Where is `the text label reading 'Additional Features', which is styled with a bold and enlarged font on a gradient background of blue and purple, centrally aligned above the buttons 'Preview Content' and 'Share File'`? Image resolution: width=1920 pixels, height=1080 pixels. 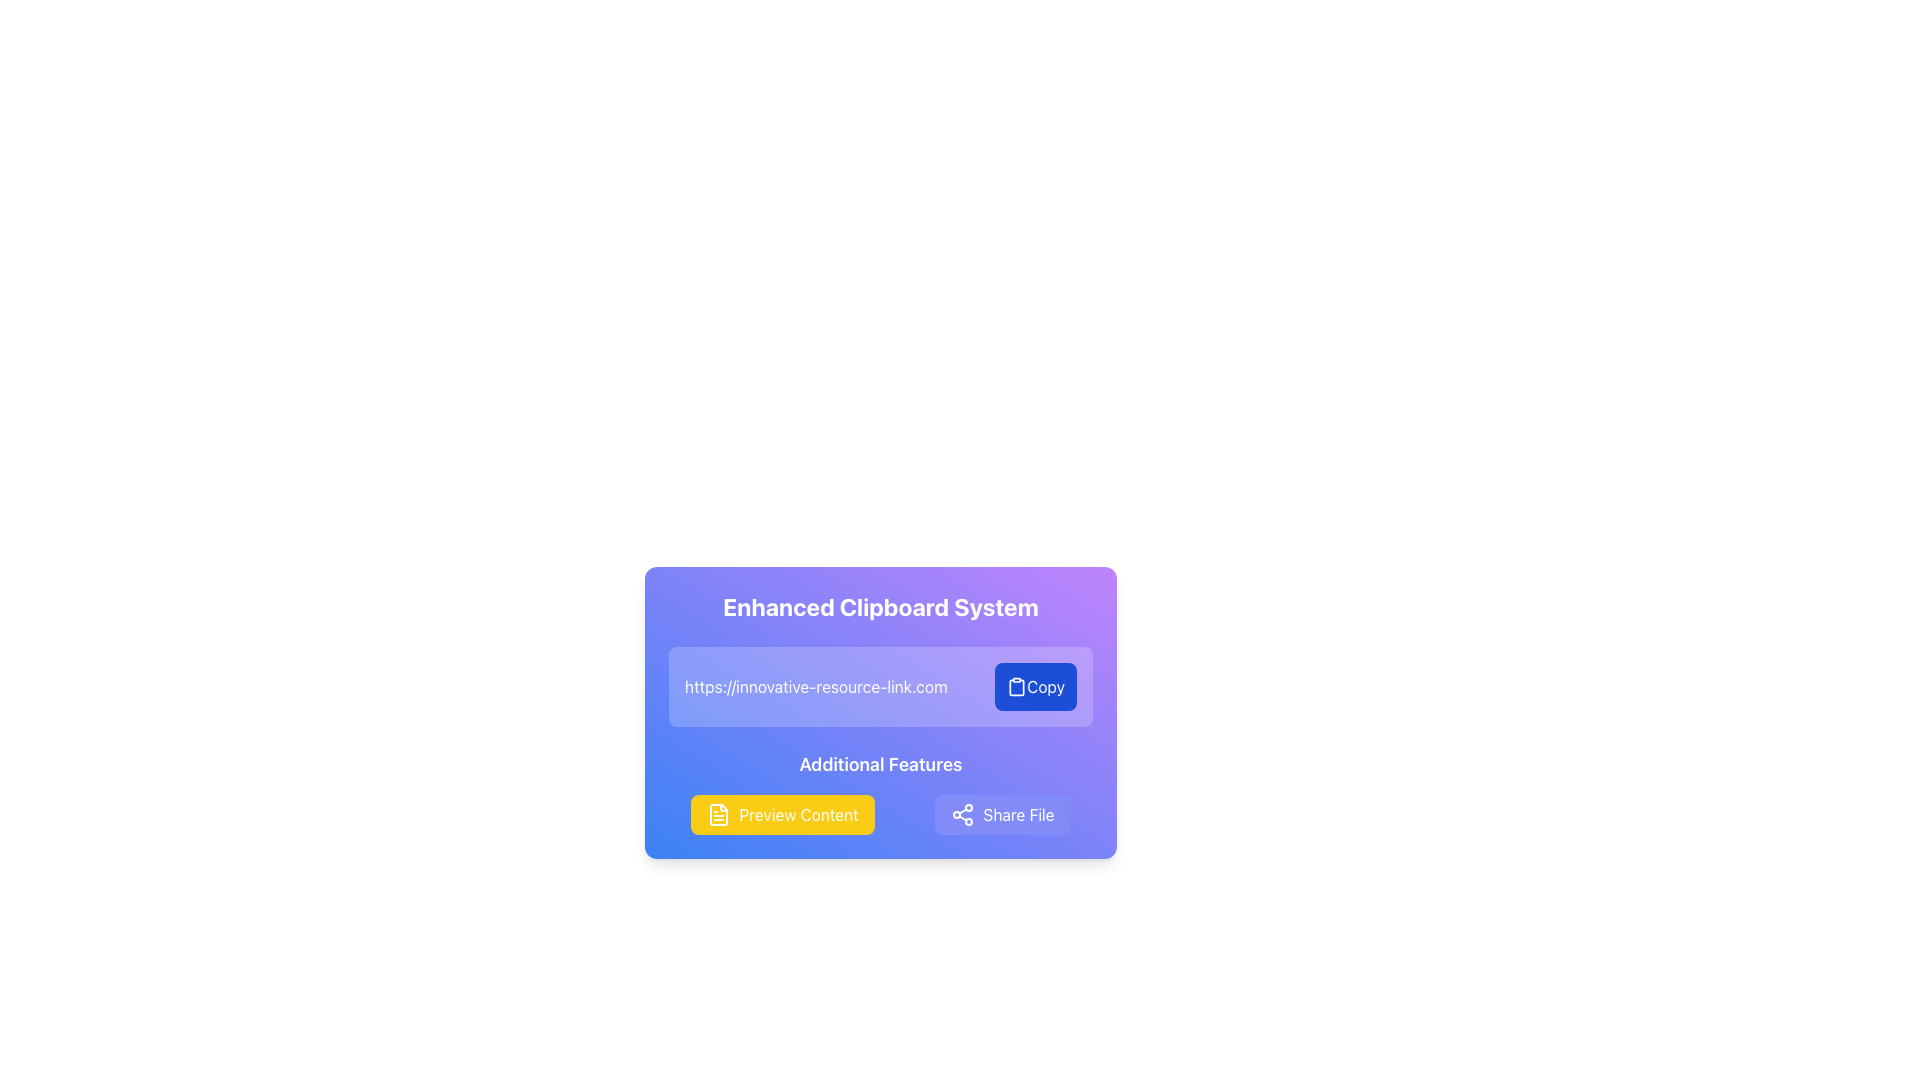 the text label reading 'Additional Features', which is styled with a bold and enlarged font on a gradient background of blue and purple, centrally aligned above the buttons 'Preview Content' and 'Share File' is located at coordinates (880, 764).